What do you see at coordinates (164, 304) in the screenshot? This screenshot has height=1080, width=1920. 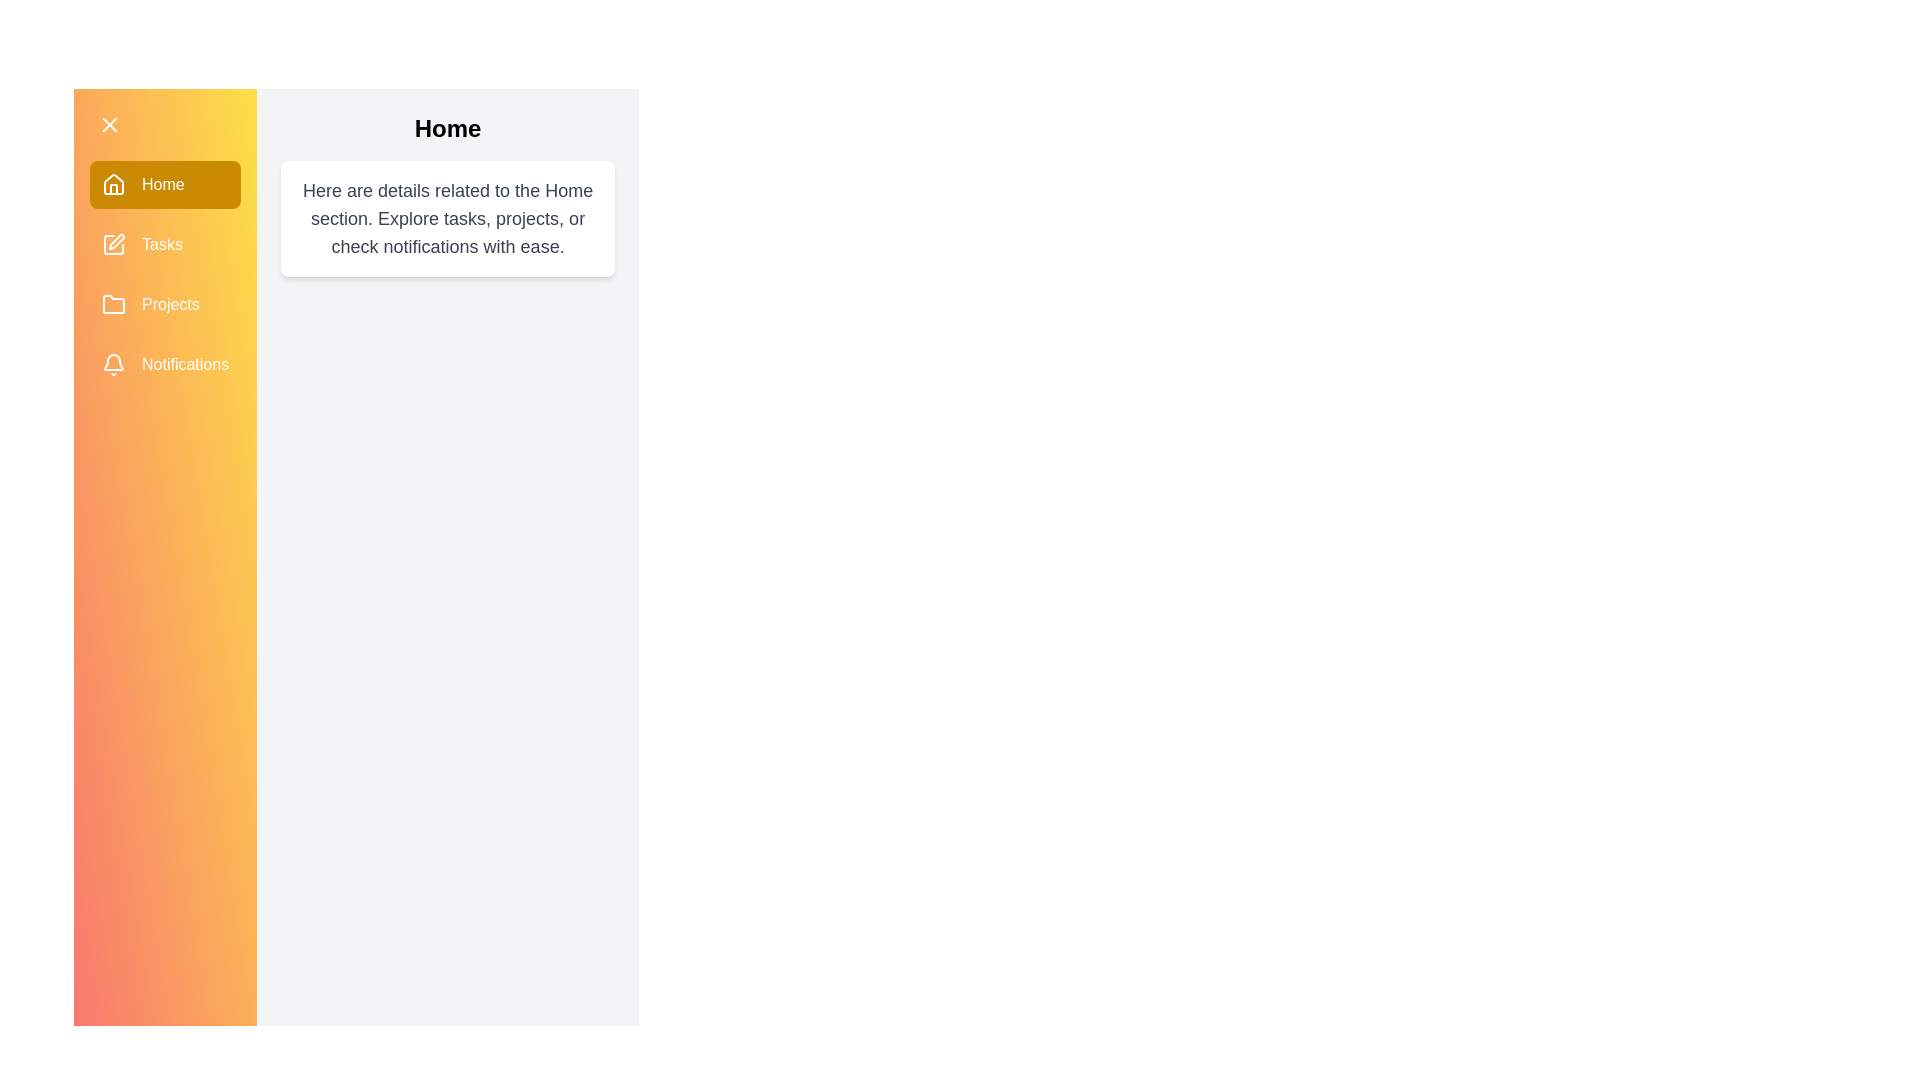 I see `the menu item labeled Projects` at bounding box center [164, 304].